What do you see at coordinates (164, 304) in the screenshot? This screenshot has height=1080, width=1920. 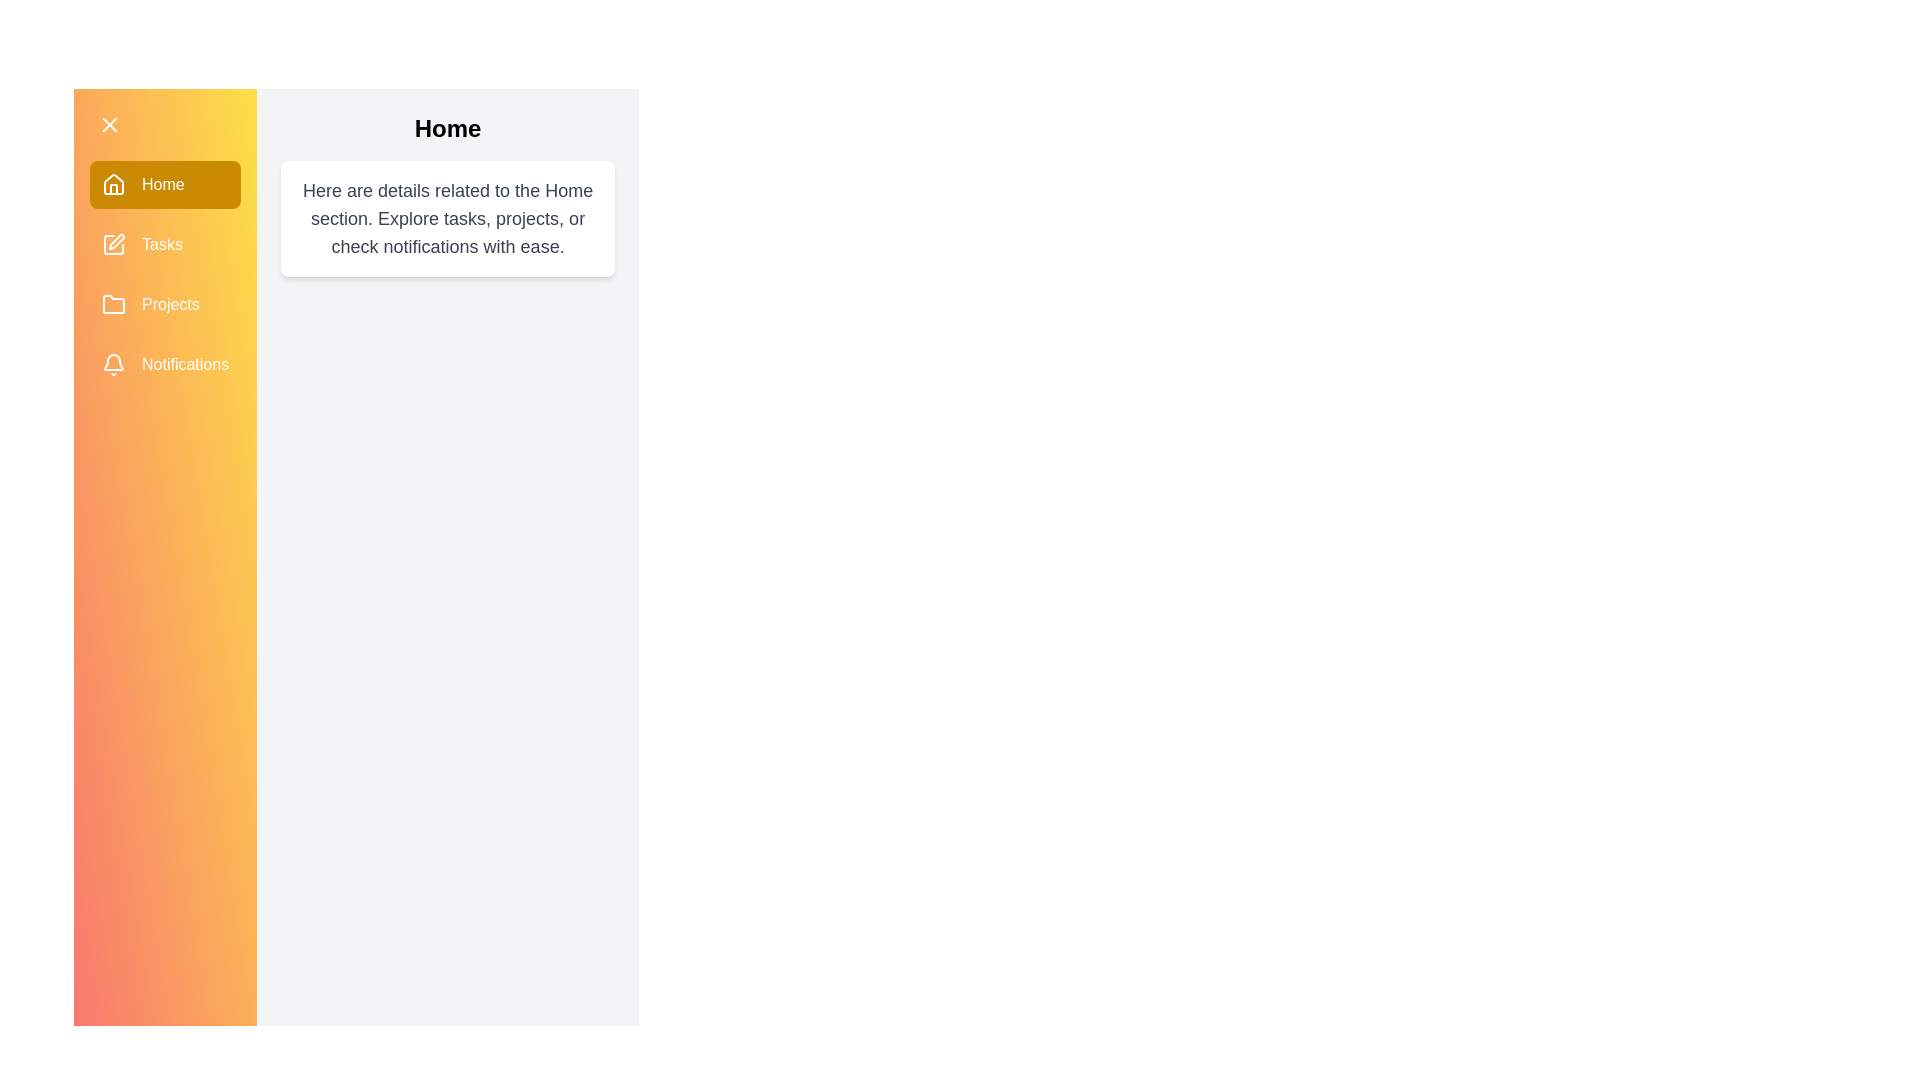 I see `the menu item labeled Projects` at bounding box center [164, 304].